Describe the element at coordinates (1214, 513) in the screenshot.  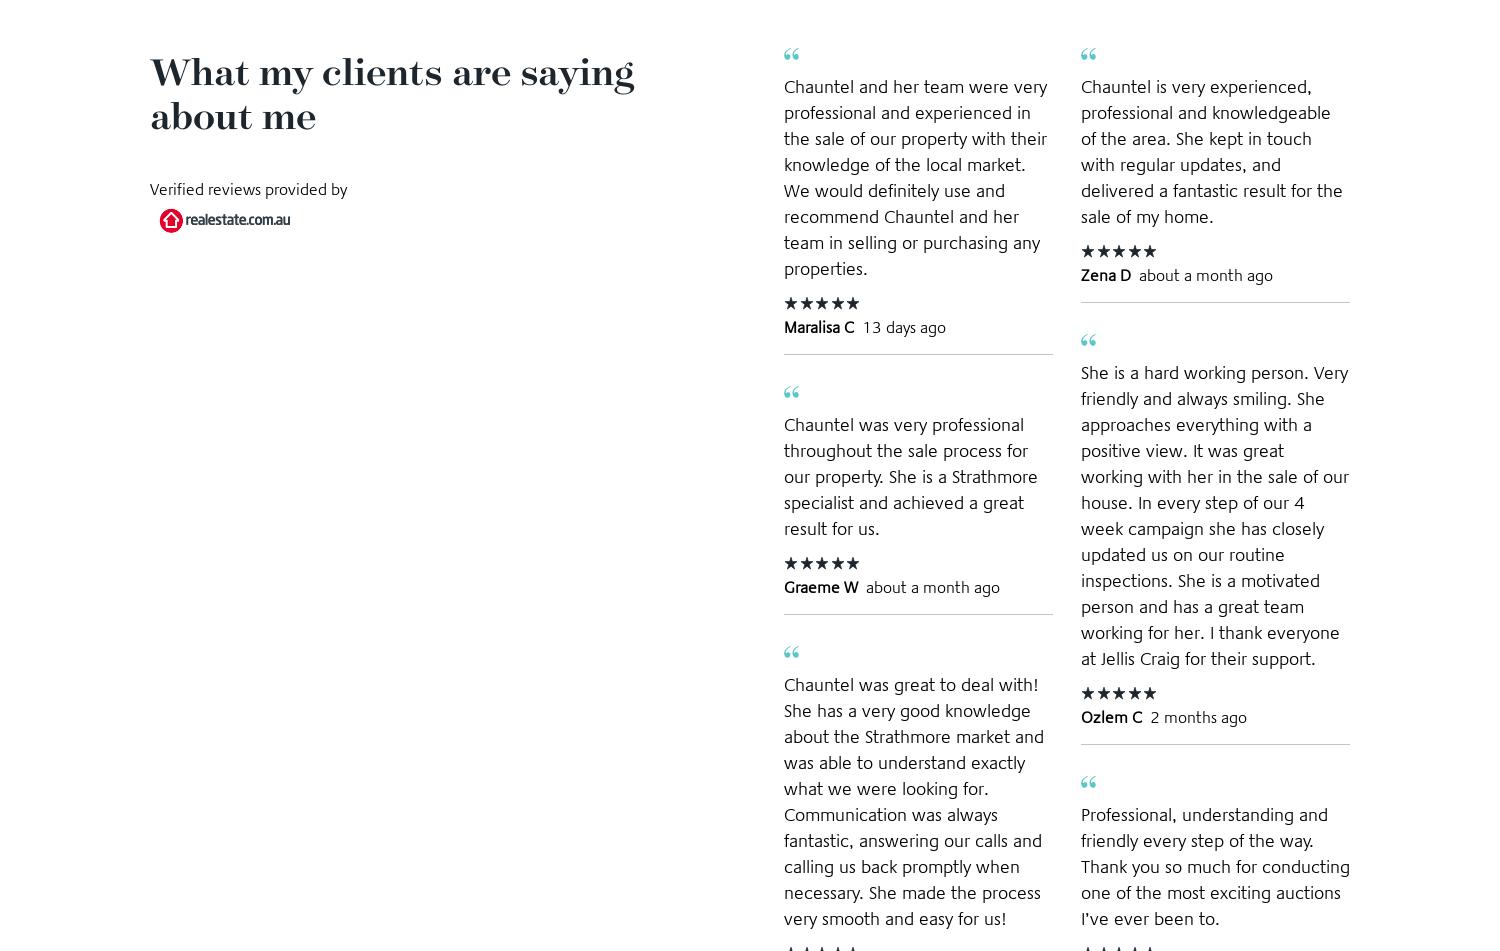
I see `'She is a hard working person. Very friendly and always smiling. She approaches everything with a positive view. It was great working with her in the sale of our house. In every step of our 4 week campaign she has closely updated us on our routine inspections. She is a motivated person and has a great team working for her. I thank everyone at Jellis Craig for their support.'` at that location.